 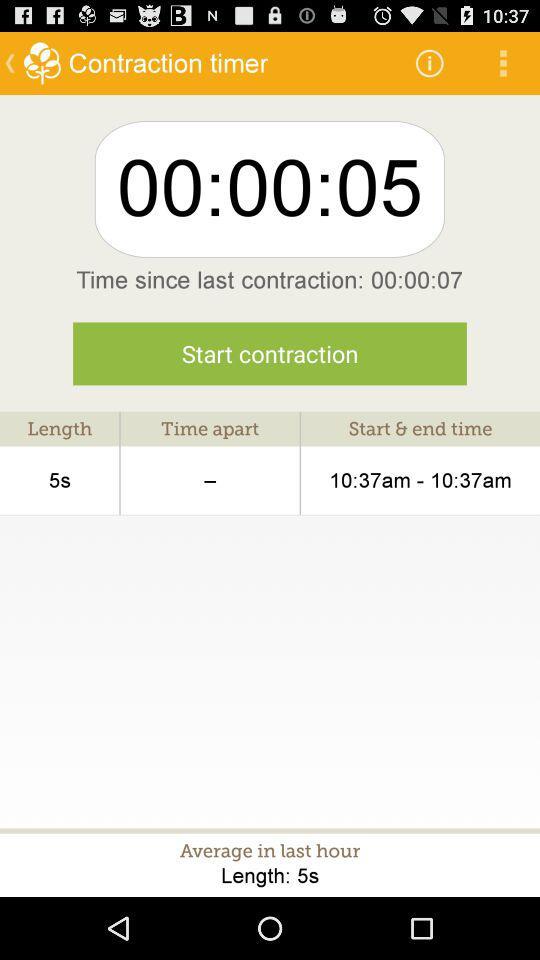 What do you see at coordinates (428, 62) in the screenshot?
I see `icon next to the contraction timer icon` at bounding box center [428, 62].